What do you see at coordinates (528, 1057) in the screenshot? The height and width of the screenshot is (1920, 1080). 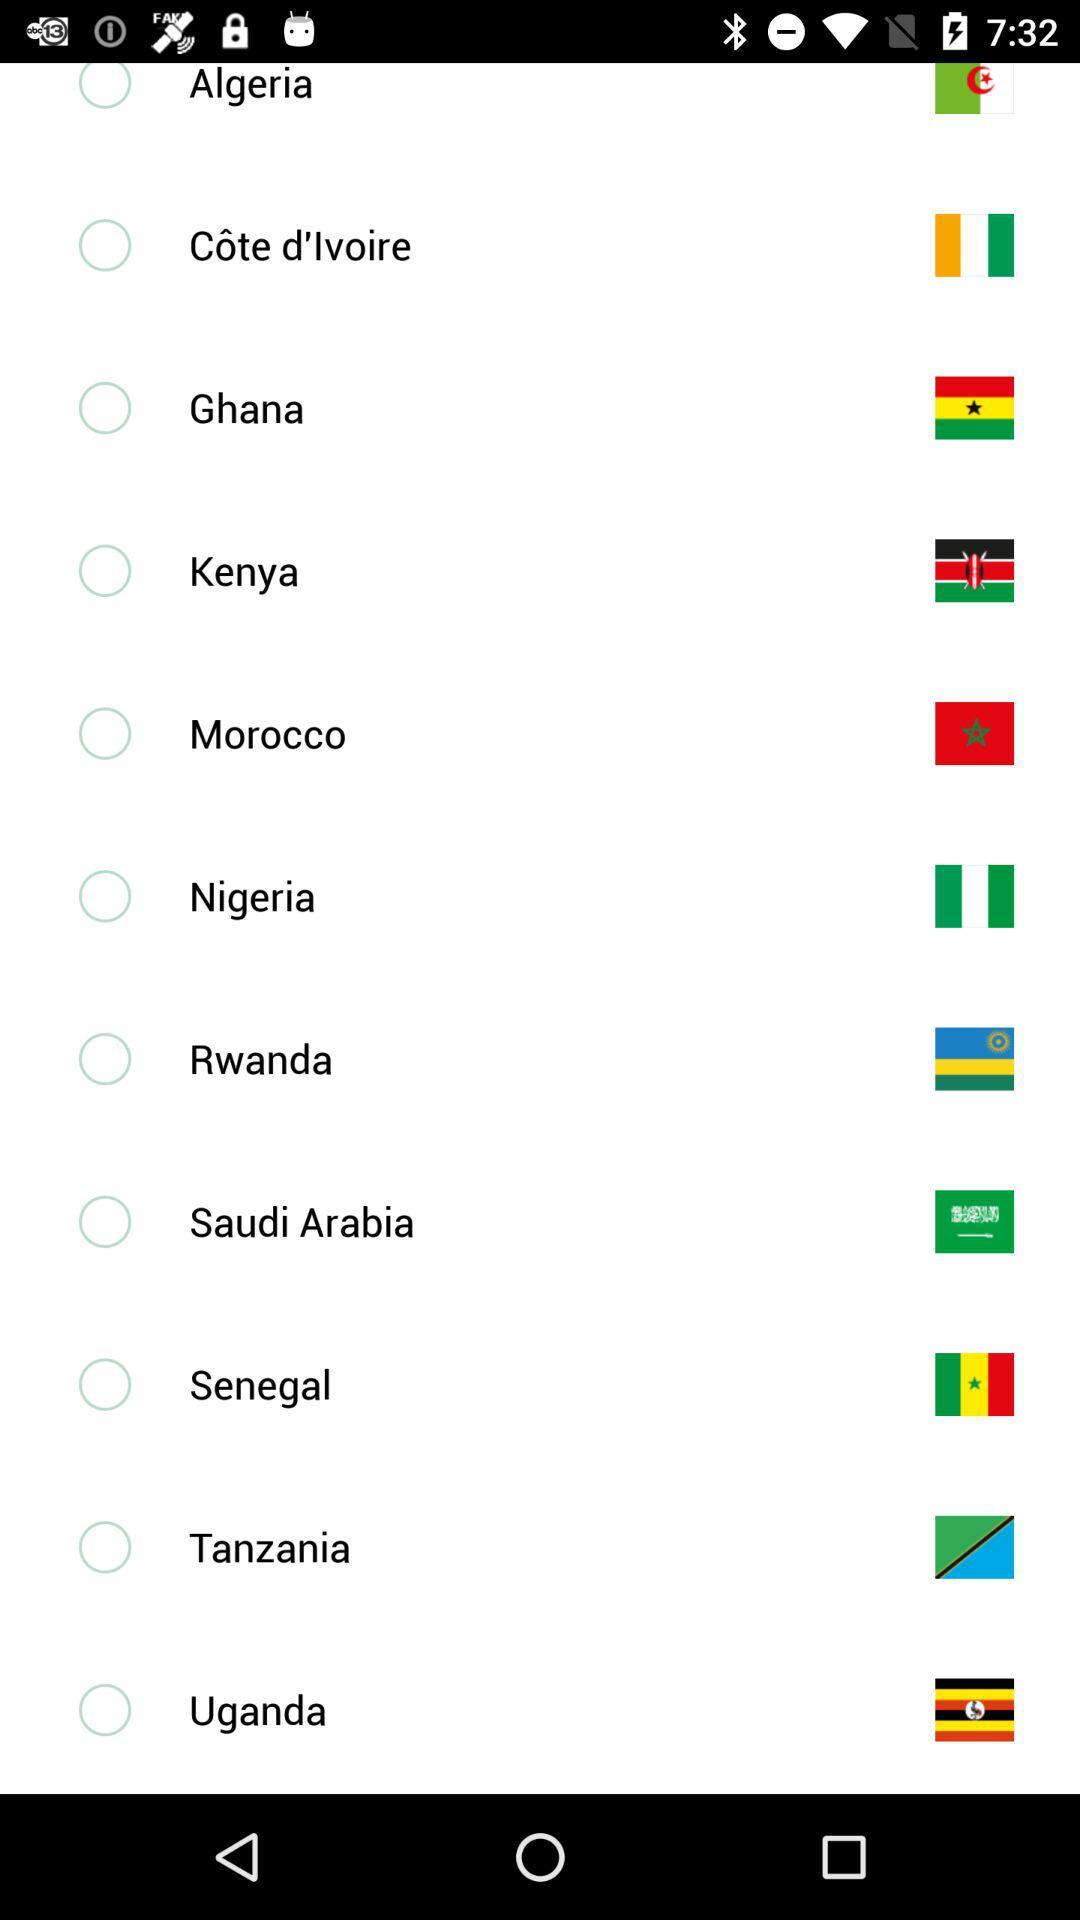 I see `the rwanda` at bounding box center [528, 1057].